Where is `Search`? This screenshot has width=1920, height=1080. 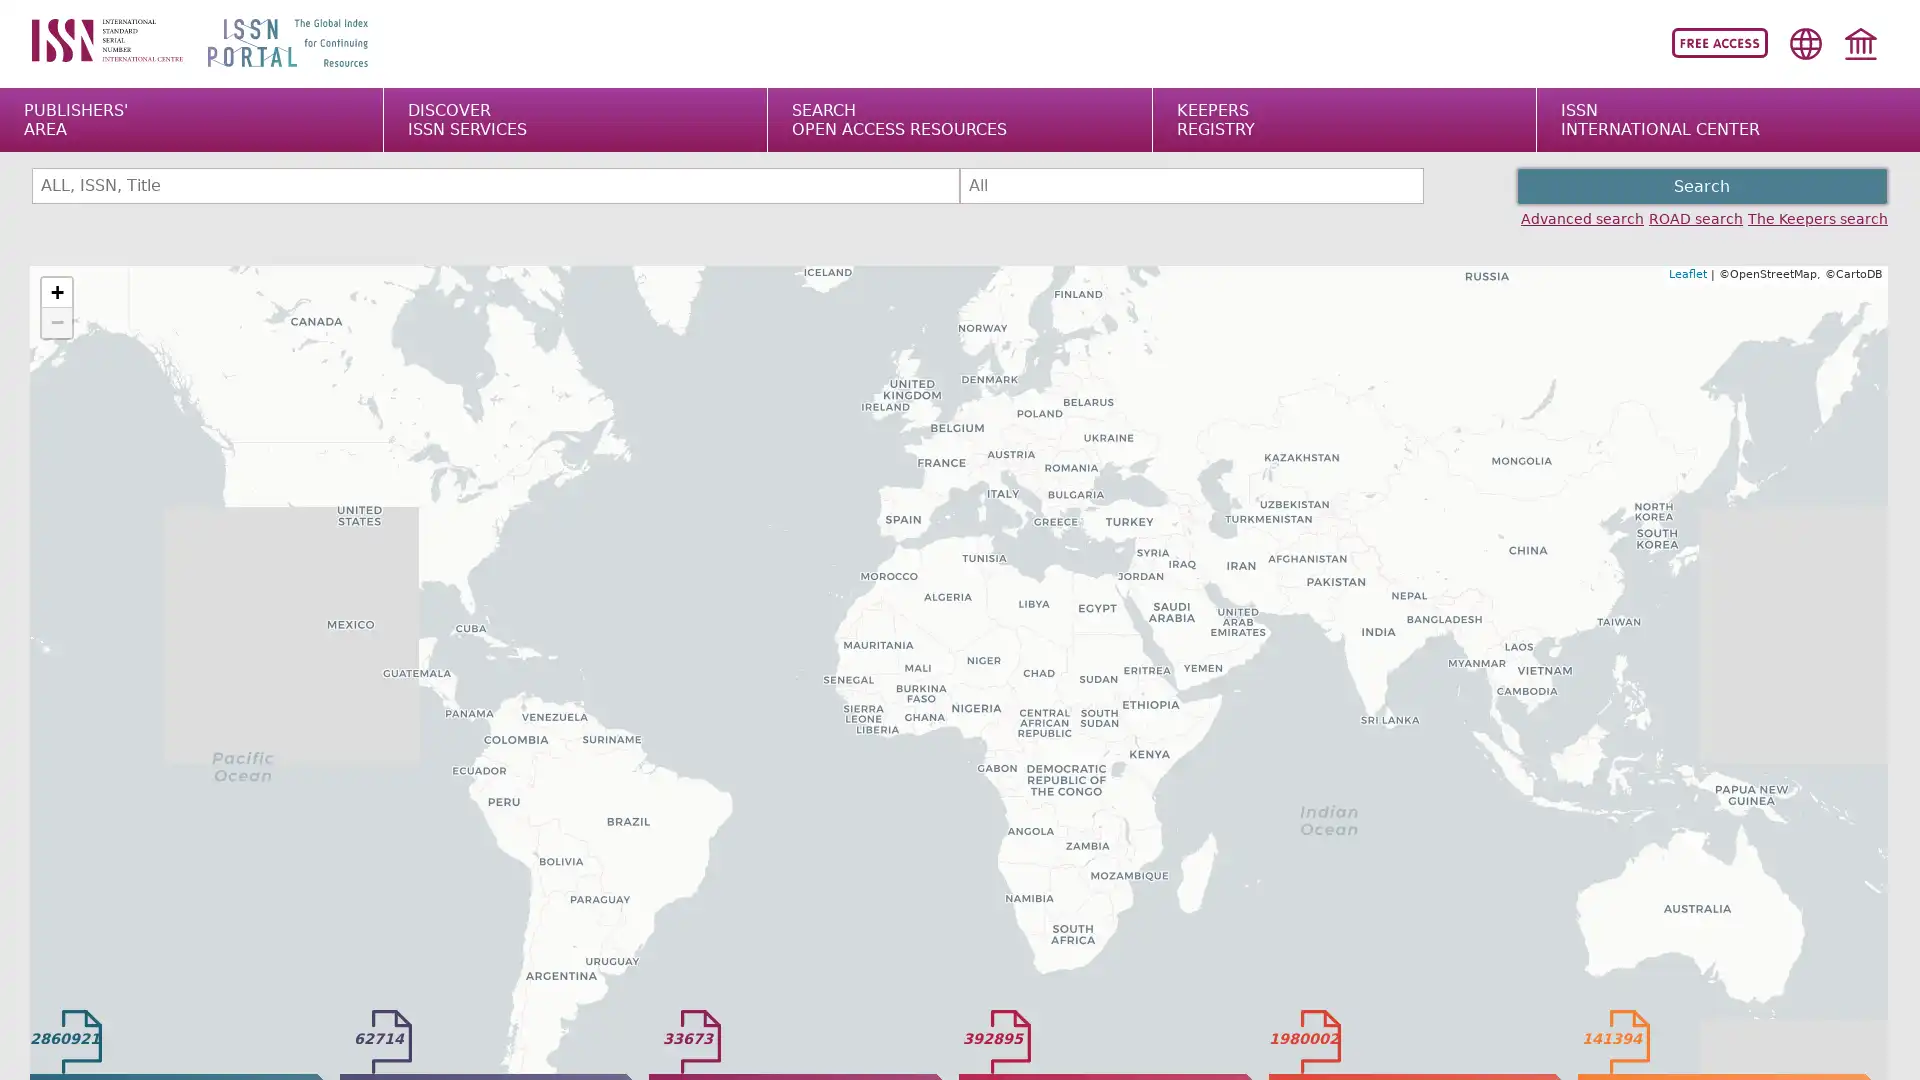 Search is located at coordinates (1701, 186).